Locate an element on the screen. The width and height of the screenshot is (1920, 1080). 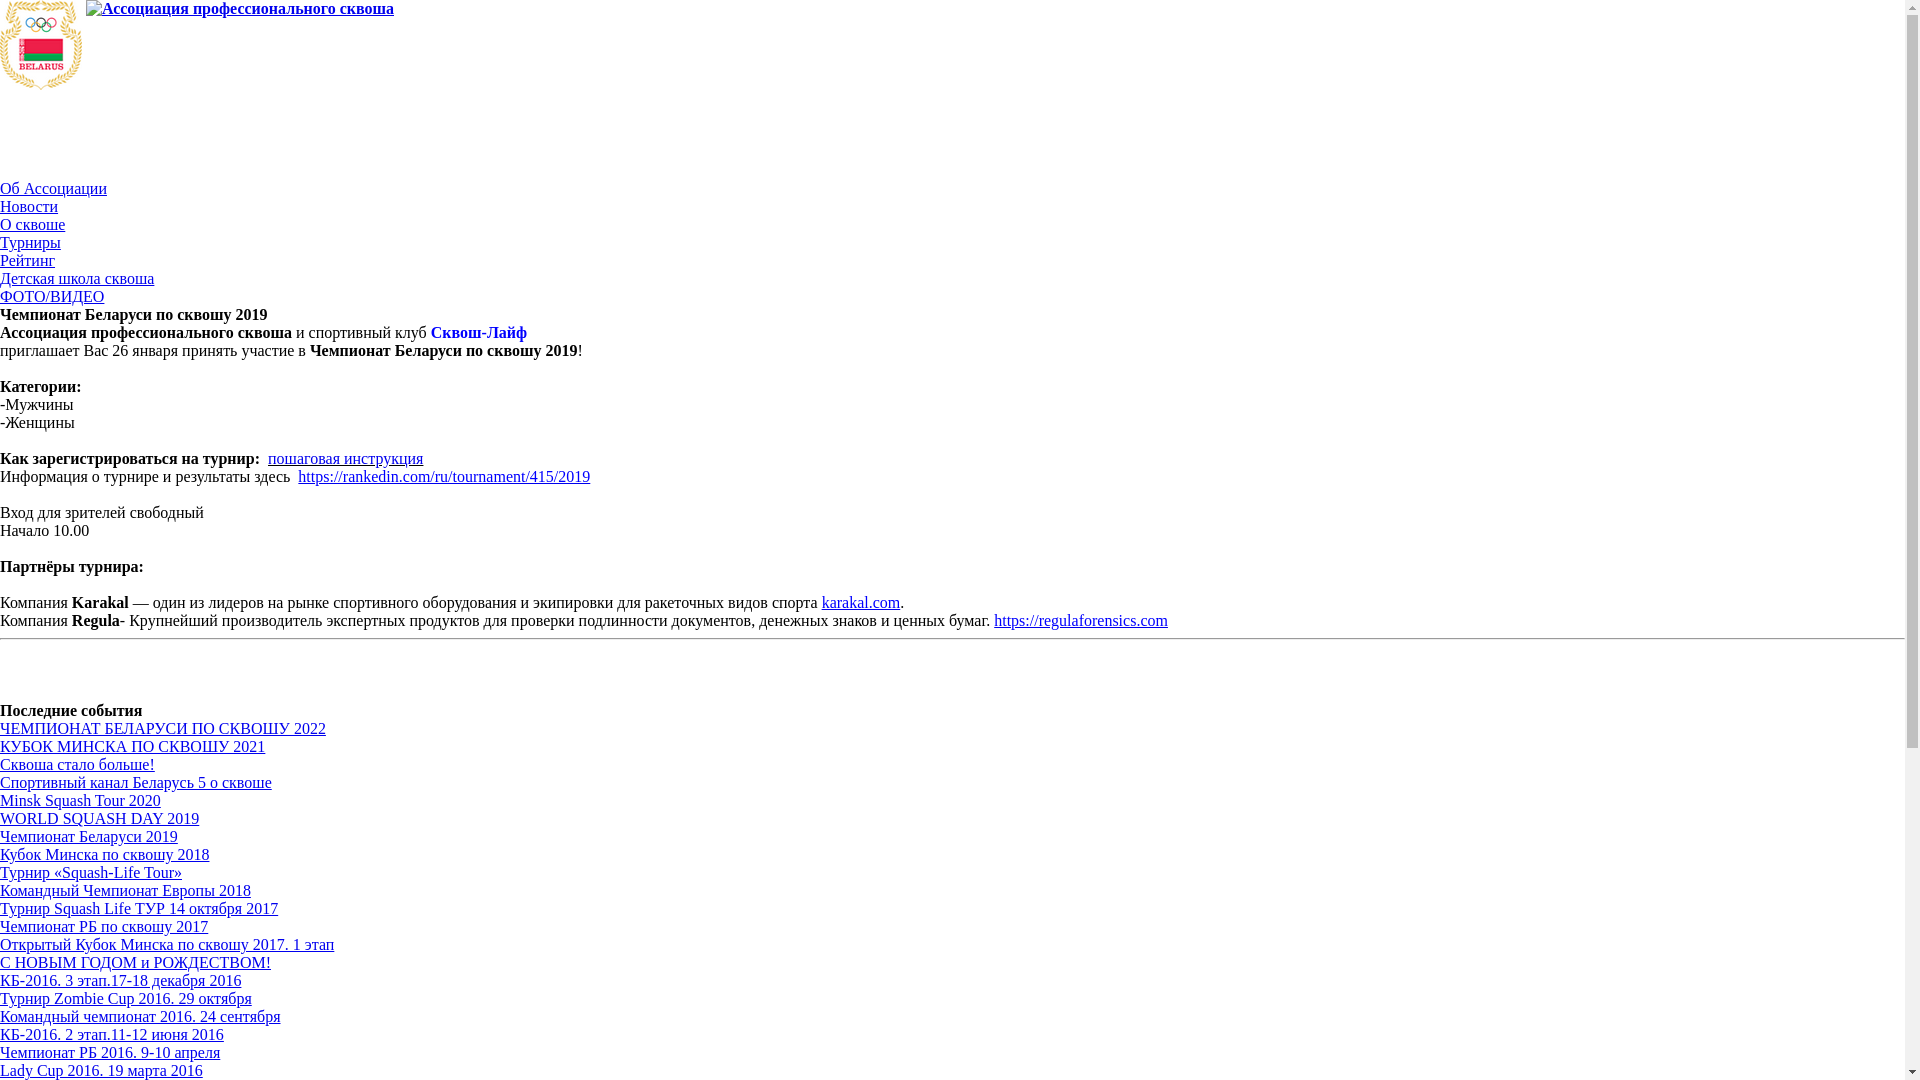
'https://rankedin.com/ru/tournament/415/2019' is located at coordinates (443, 476).